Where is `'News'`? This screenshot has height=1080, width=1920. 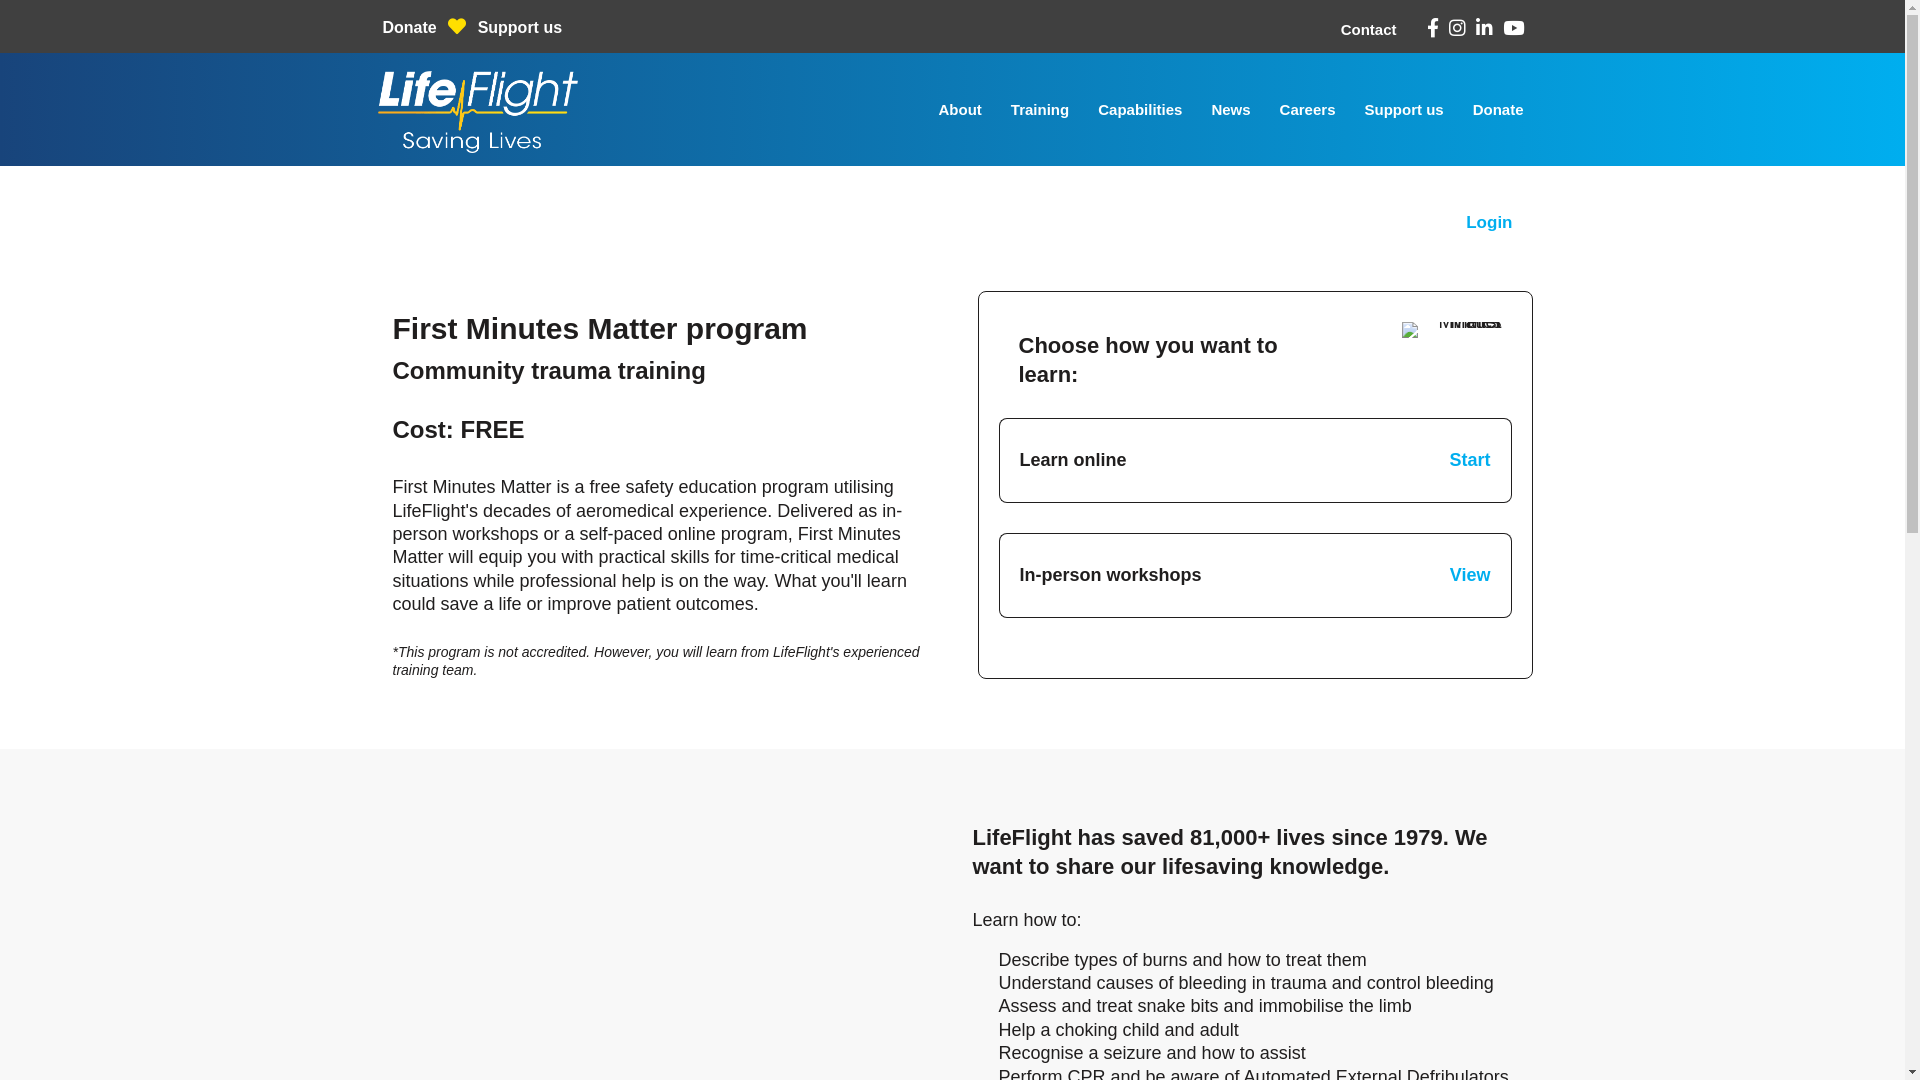
'News' is located at coordinates (1229, 109).